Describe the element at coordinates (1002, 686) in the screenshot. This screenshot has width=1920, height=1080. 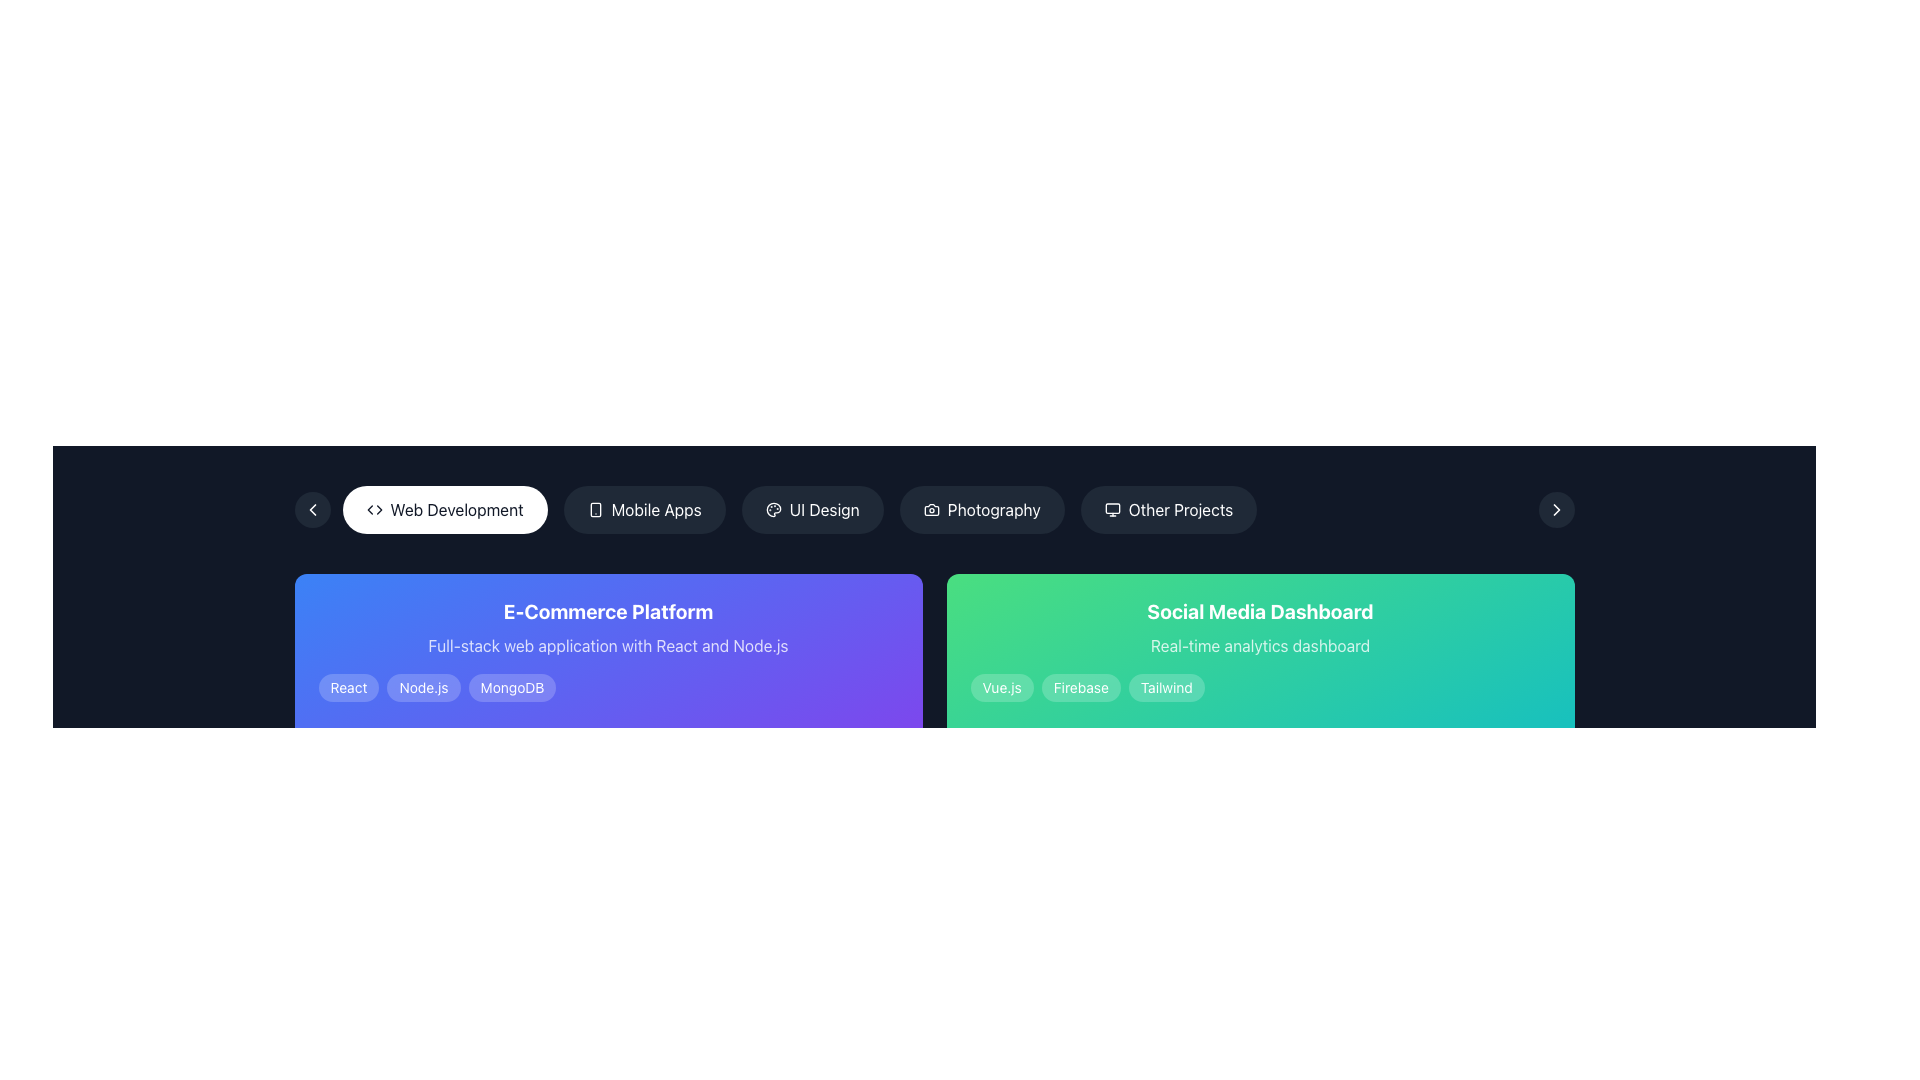
I see `the pill-shaped tag labeled 'Vue.js' with a light green background, located in the lower-right section of the 'Social Media Dashboard', positioned to the left of 'Firebase' and 'Tailwind'` at that location.